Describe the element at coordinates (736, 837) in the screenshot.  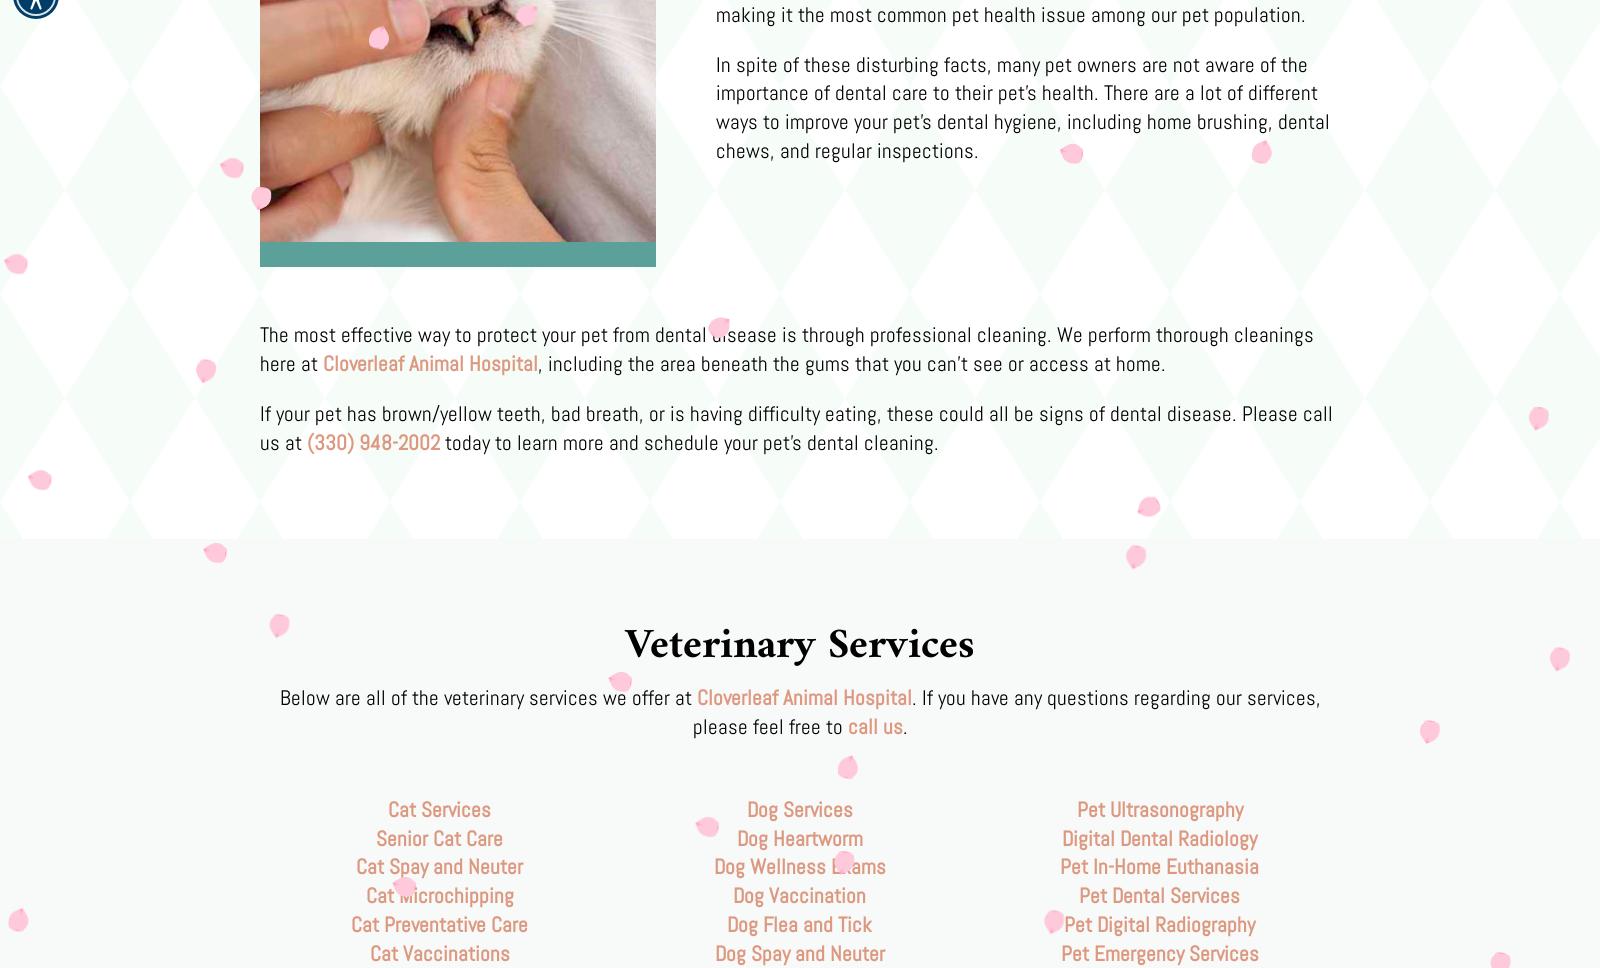
I see `'Dog Heartworm'` at that location.